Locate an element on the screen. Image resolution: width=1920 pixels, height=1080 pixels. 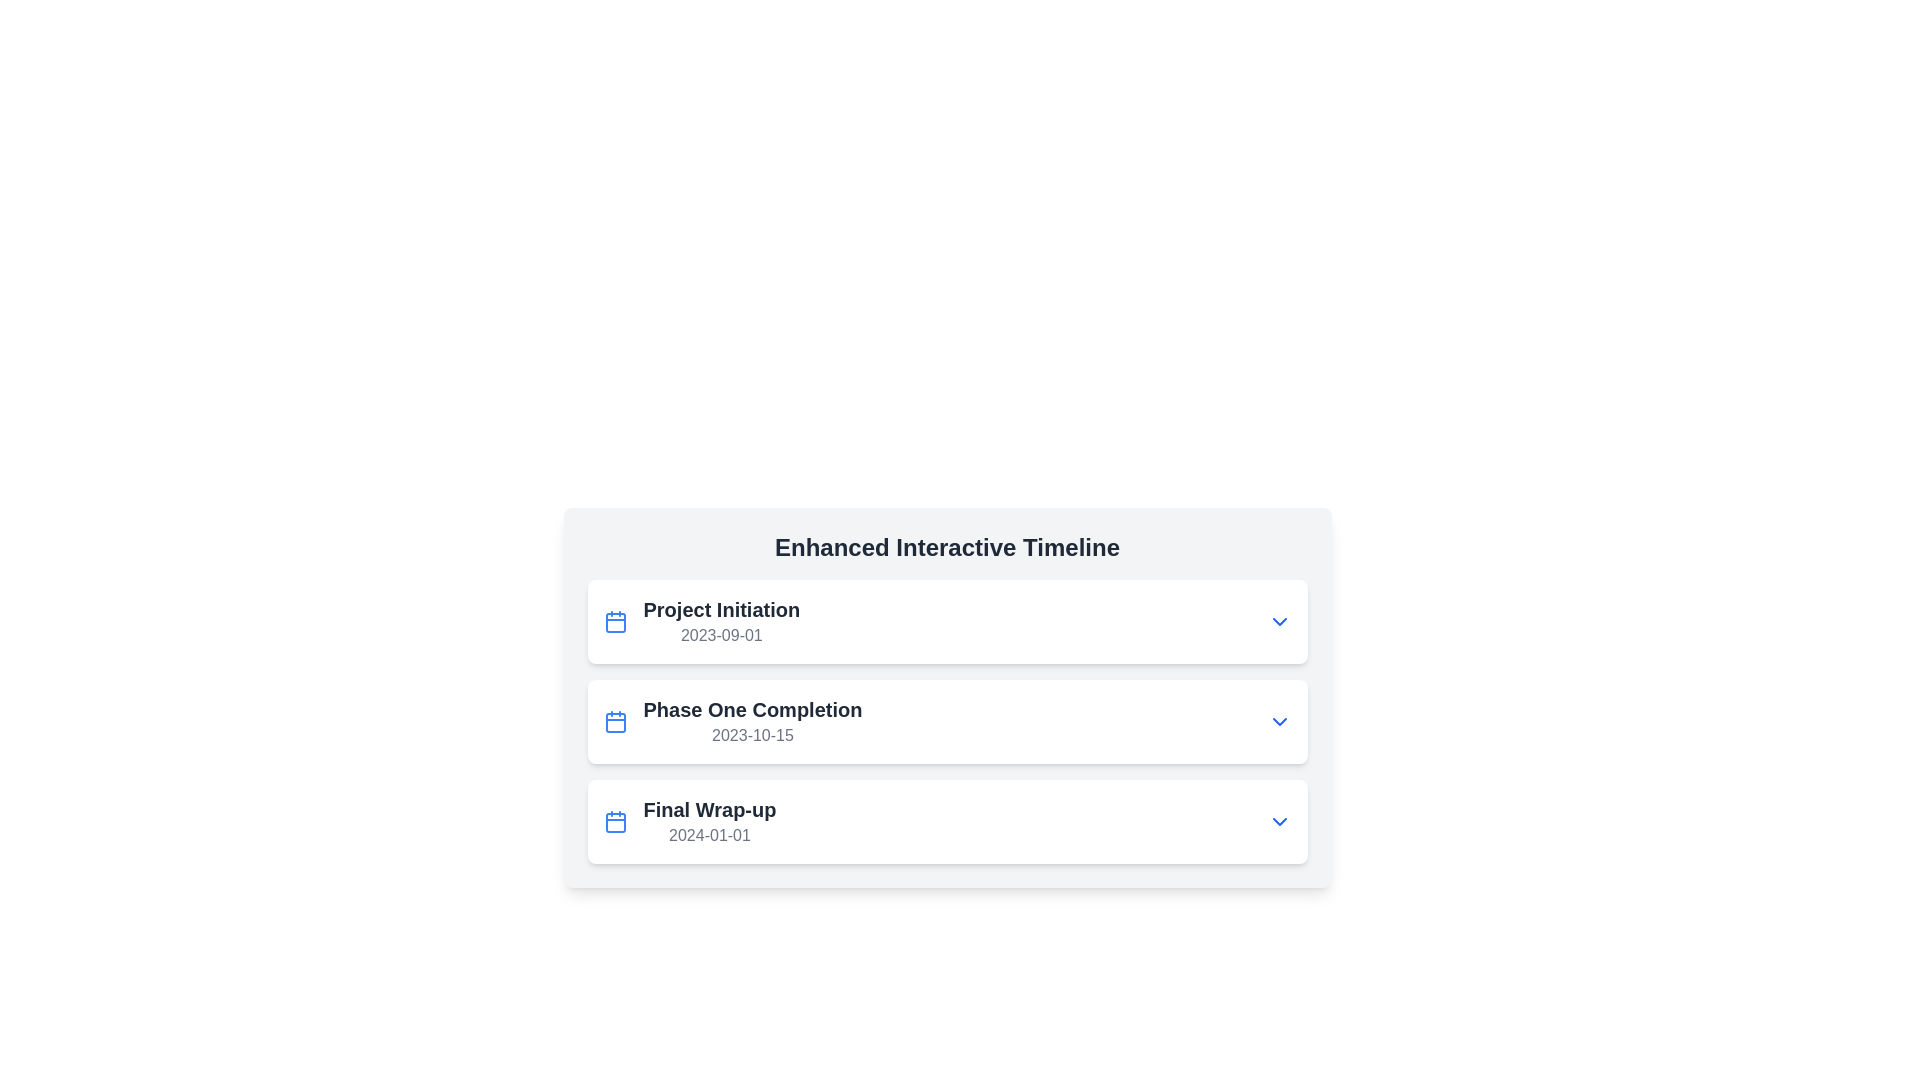
the static date display text label associated with the 'Final Wrap-up' event, positioned beneath the header text and aligned to the right of the calendar icon is located at coordinates (710, 836).